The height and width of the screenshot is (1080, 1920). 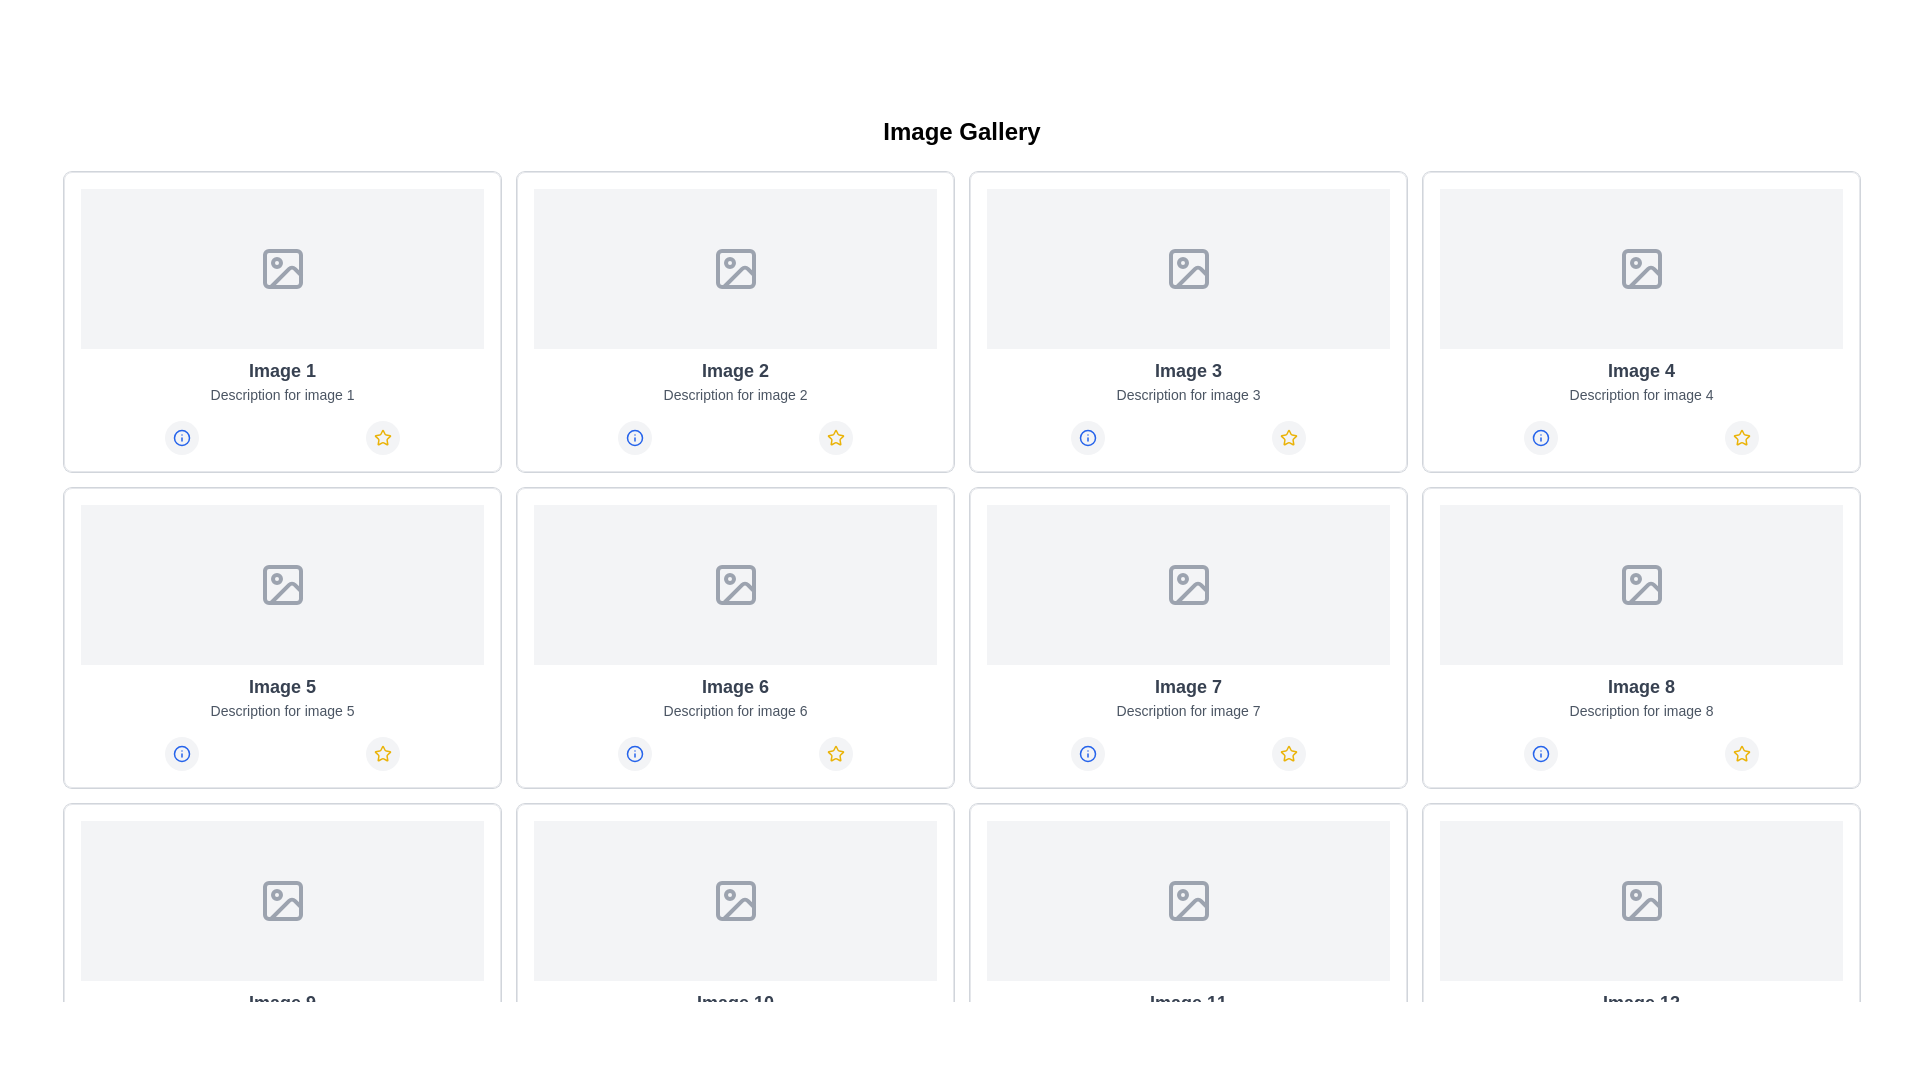 What do you see at coordinates (734, 901) in the screenshot?
I see `the image placeholder icon located in the ninth box of a grid layout, specifically in the third row, first column` at bounding box center [734, 901].